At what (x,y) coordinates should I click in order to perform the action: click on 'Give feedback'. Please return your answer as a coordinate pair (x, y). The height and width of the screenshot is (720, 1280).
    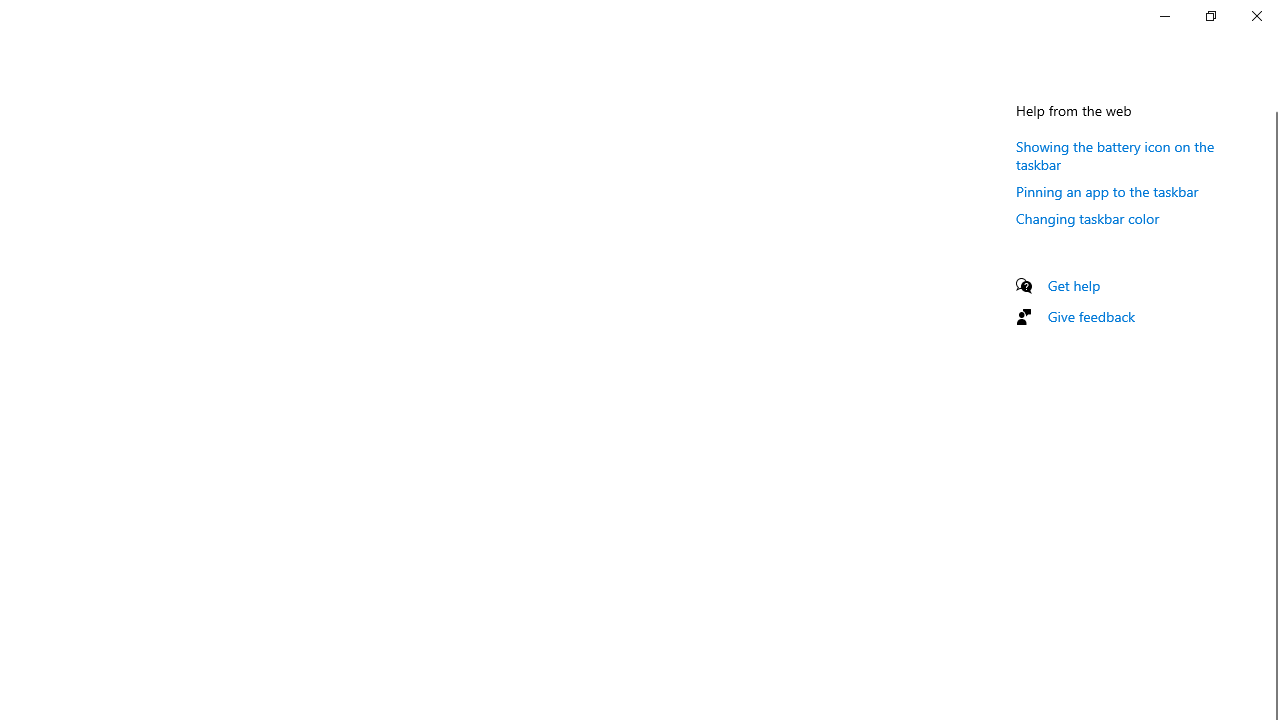
    Looking at the image, I should click on (1090, 315).